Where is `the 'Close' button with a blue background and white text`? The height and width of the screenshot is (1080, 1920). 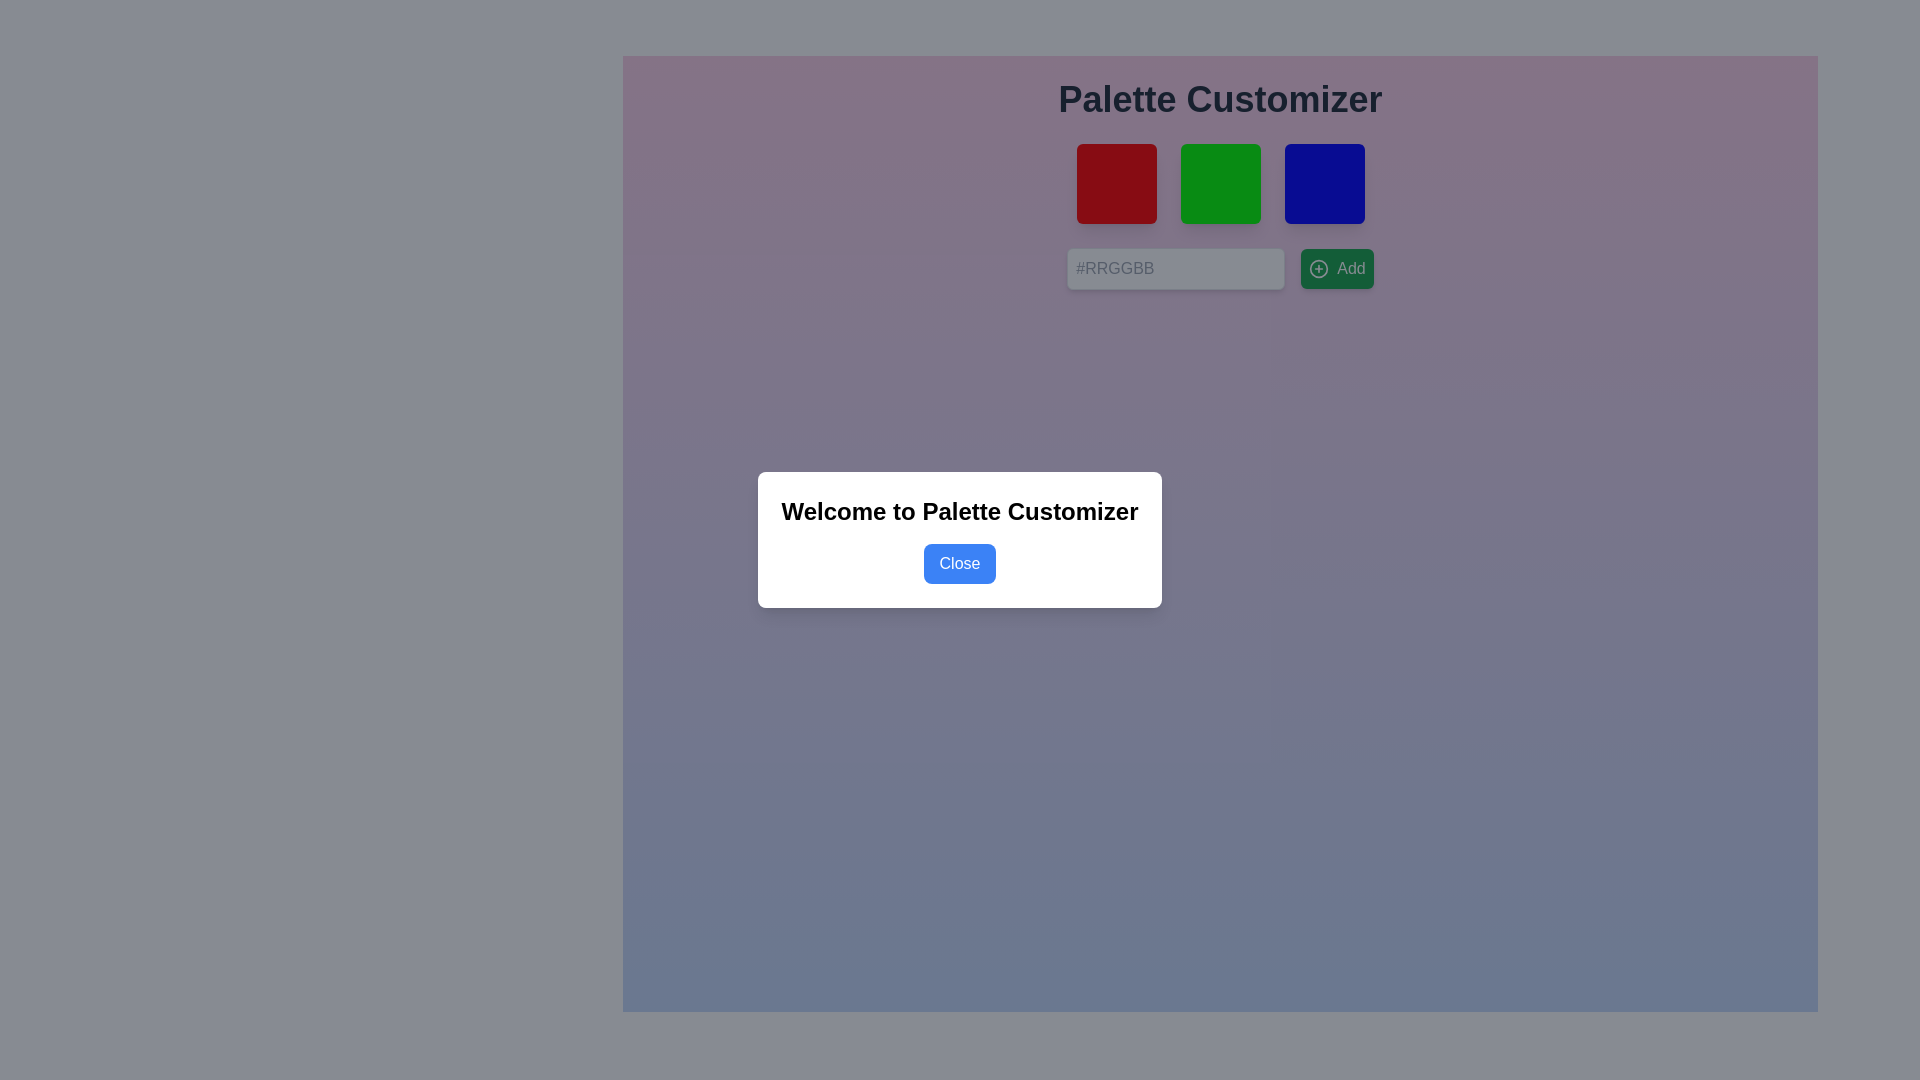
the 'Close' button with a blue background and white text is located at coordinates (960, 563).